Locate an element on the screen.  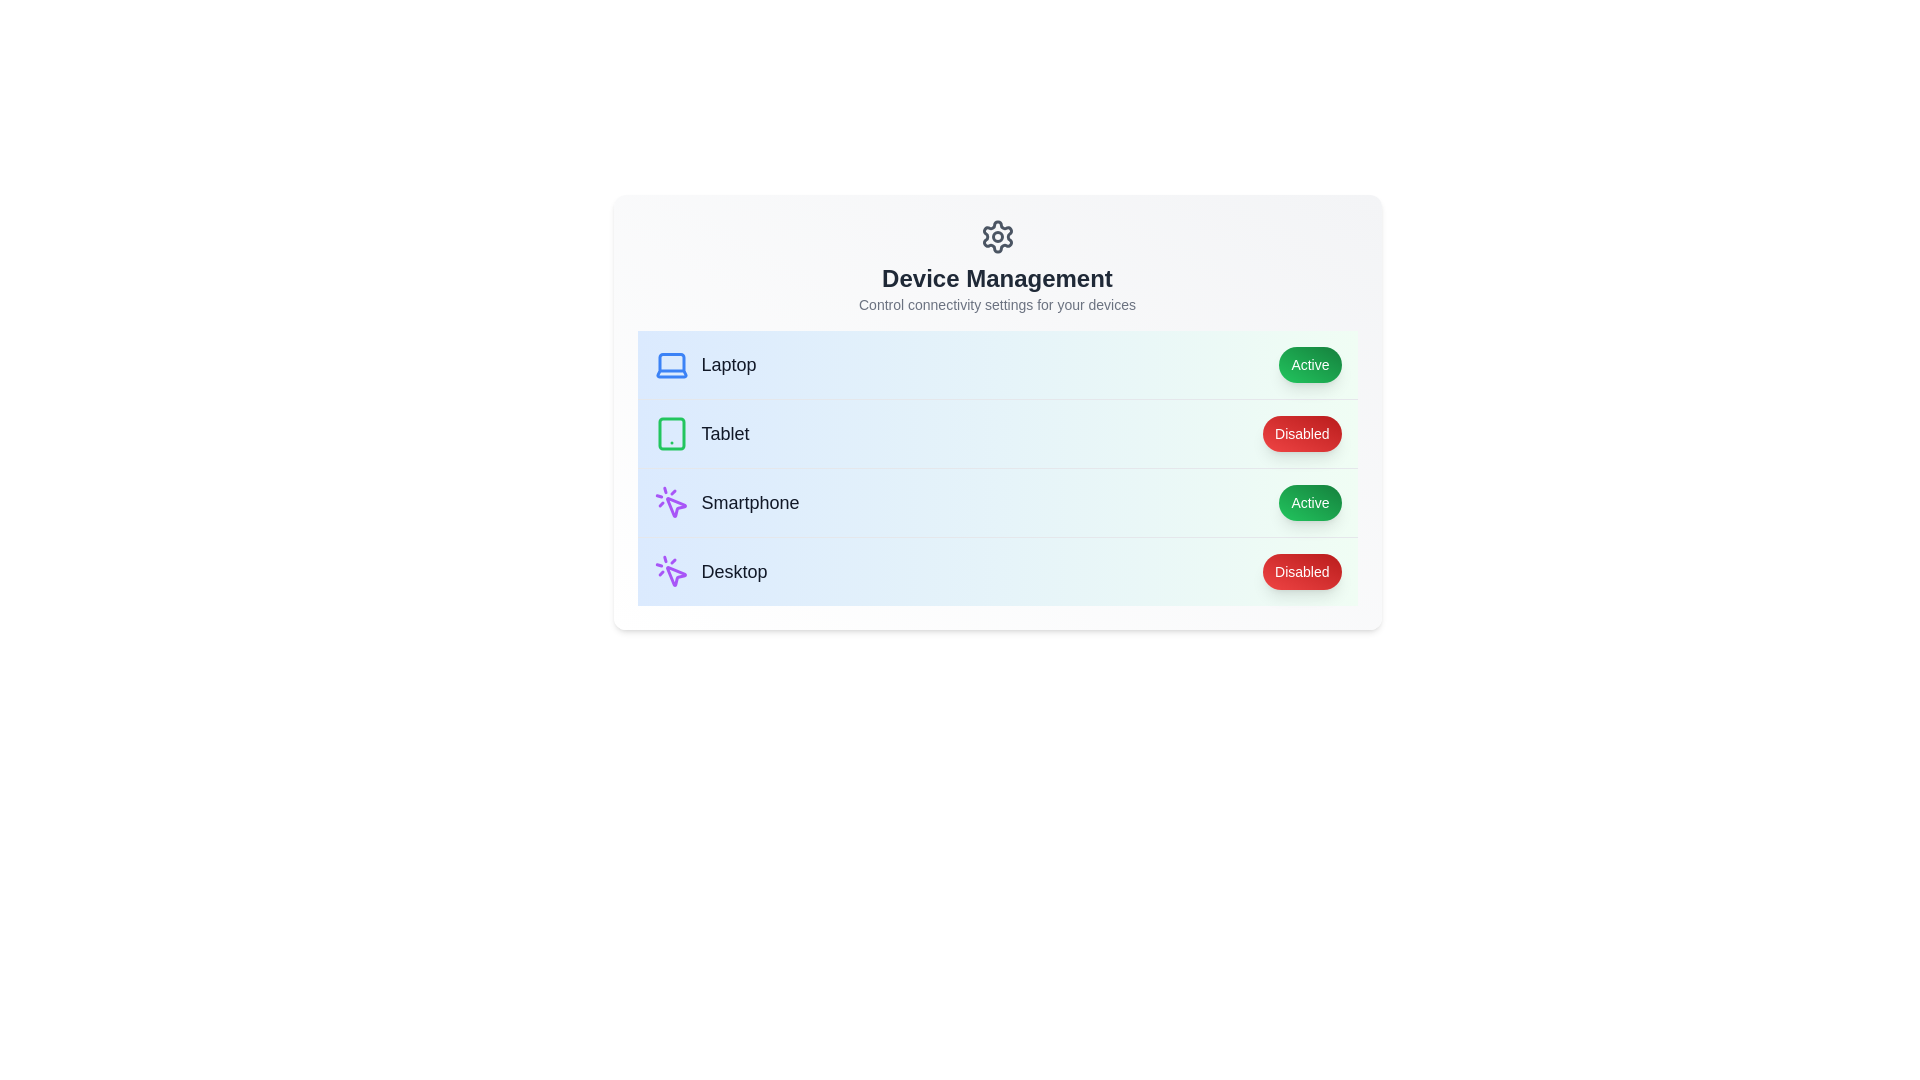
the icon representing the Smartphone to toggle its state is located at coordinates (671, 501).